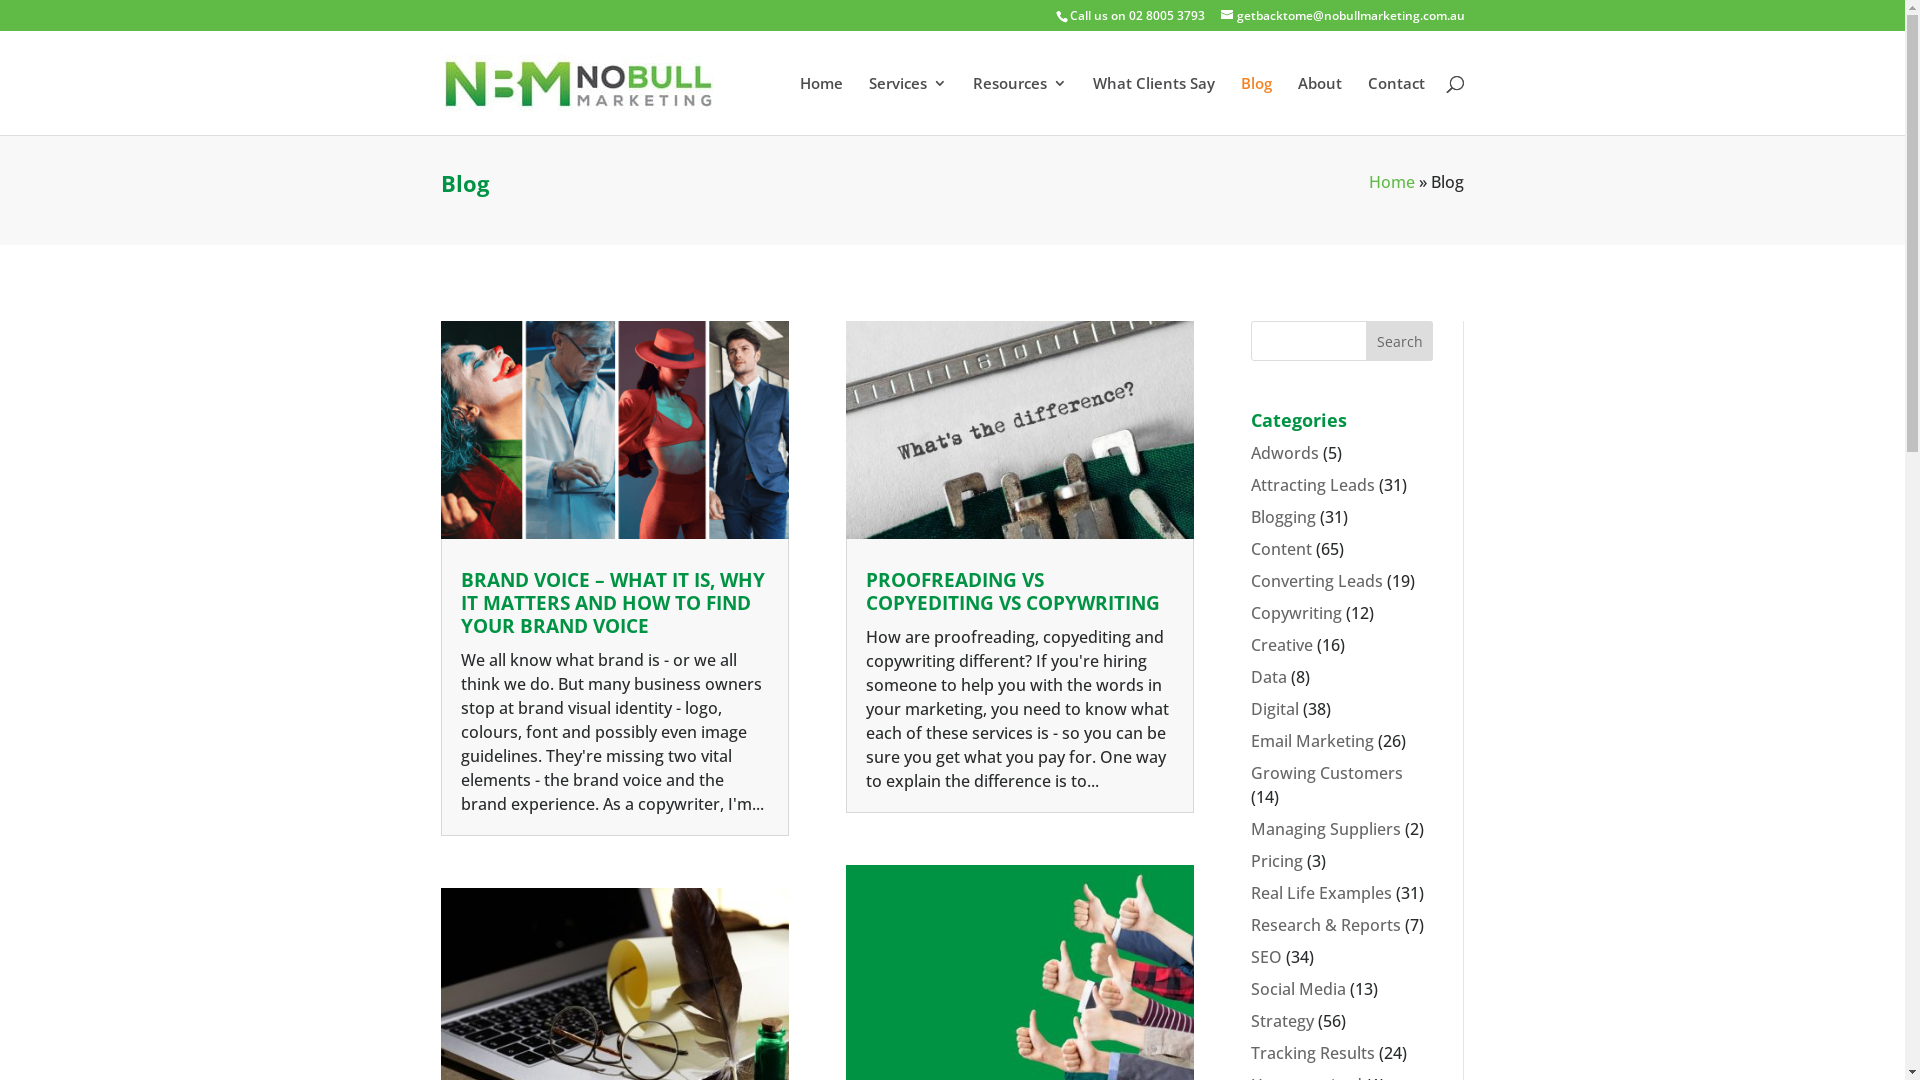 This screenshot has width=1920, height=1080. Describe the element at coordinates (1313, 485) in the screenshot. I see `'Attracting Leads'` at that location.